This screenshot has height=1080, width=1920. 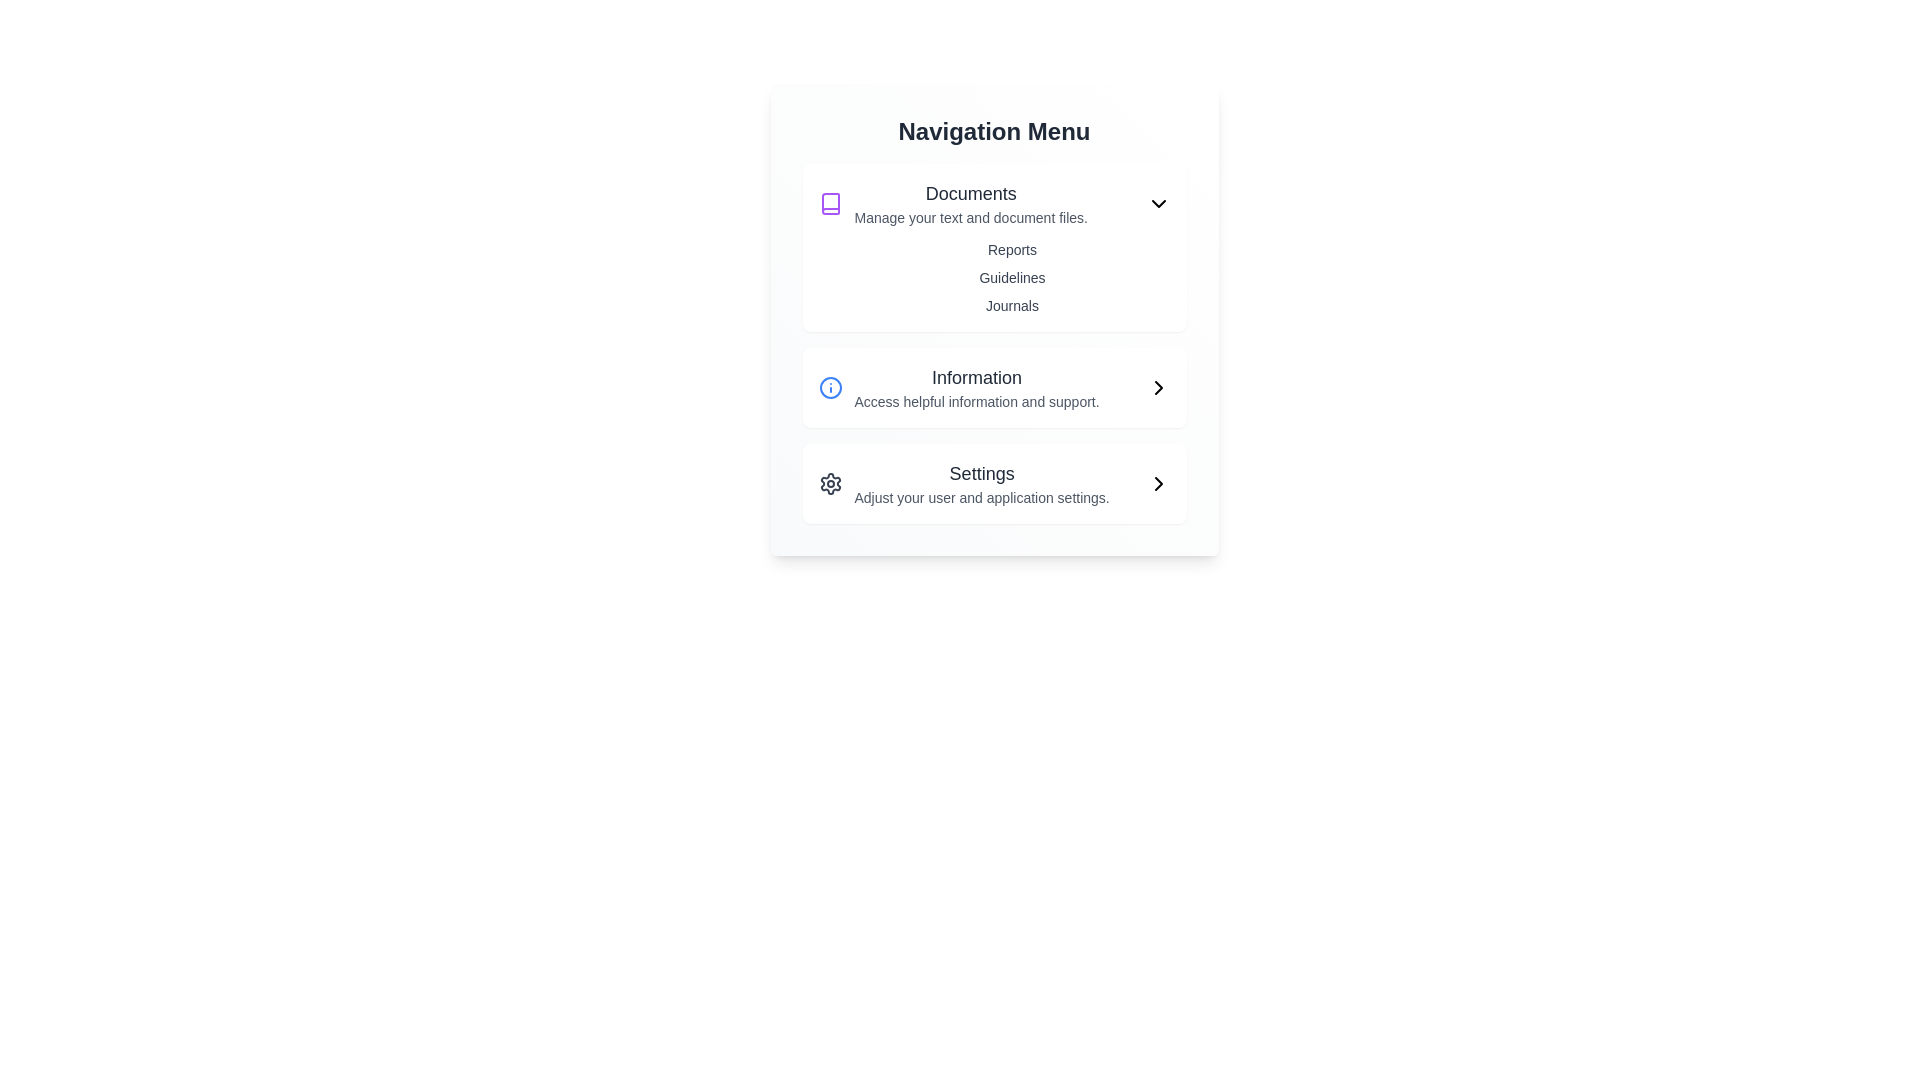 I want to click on the third text link in the 'Documents' section, so click(x=994, y=305).